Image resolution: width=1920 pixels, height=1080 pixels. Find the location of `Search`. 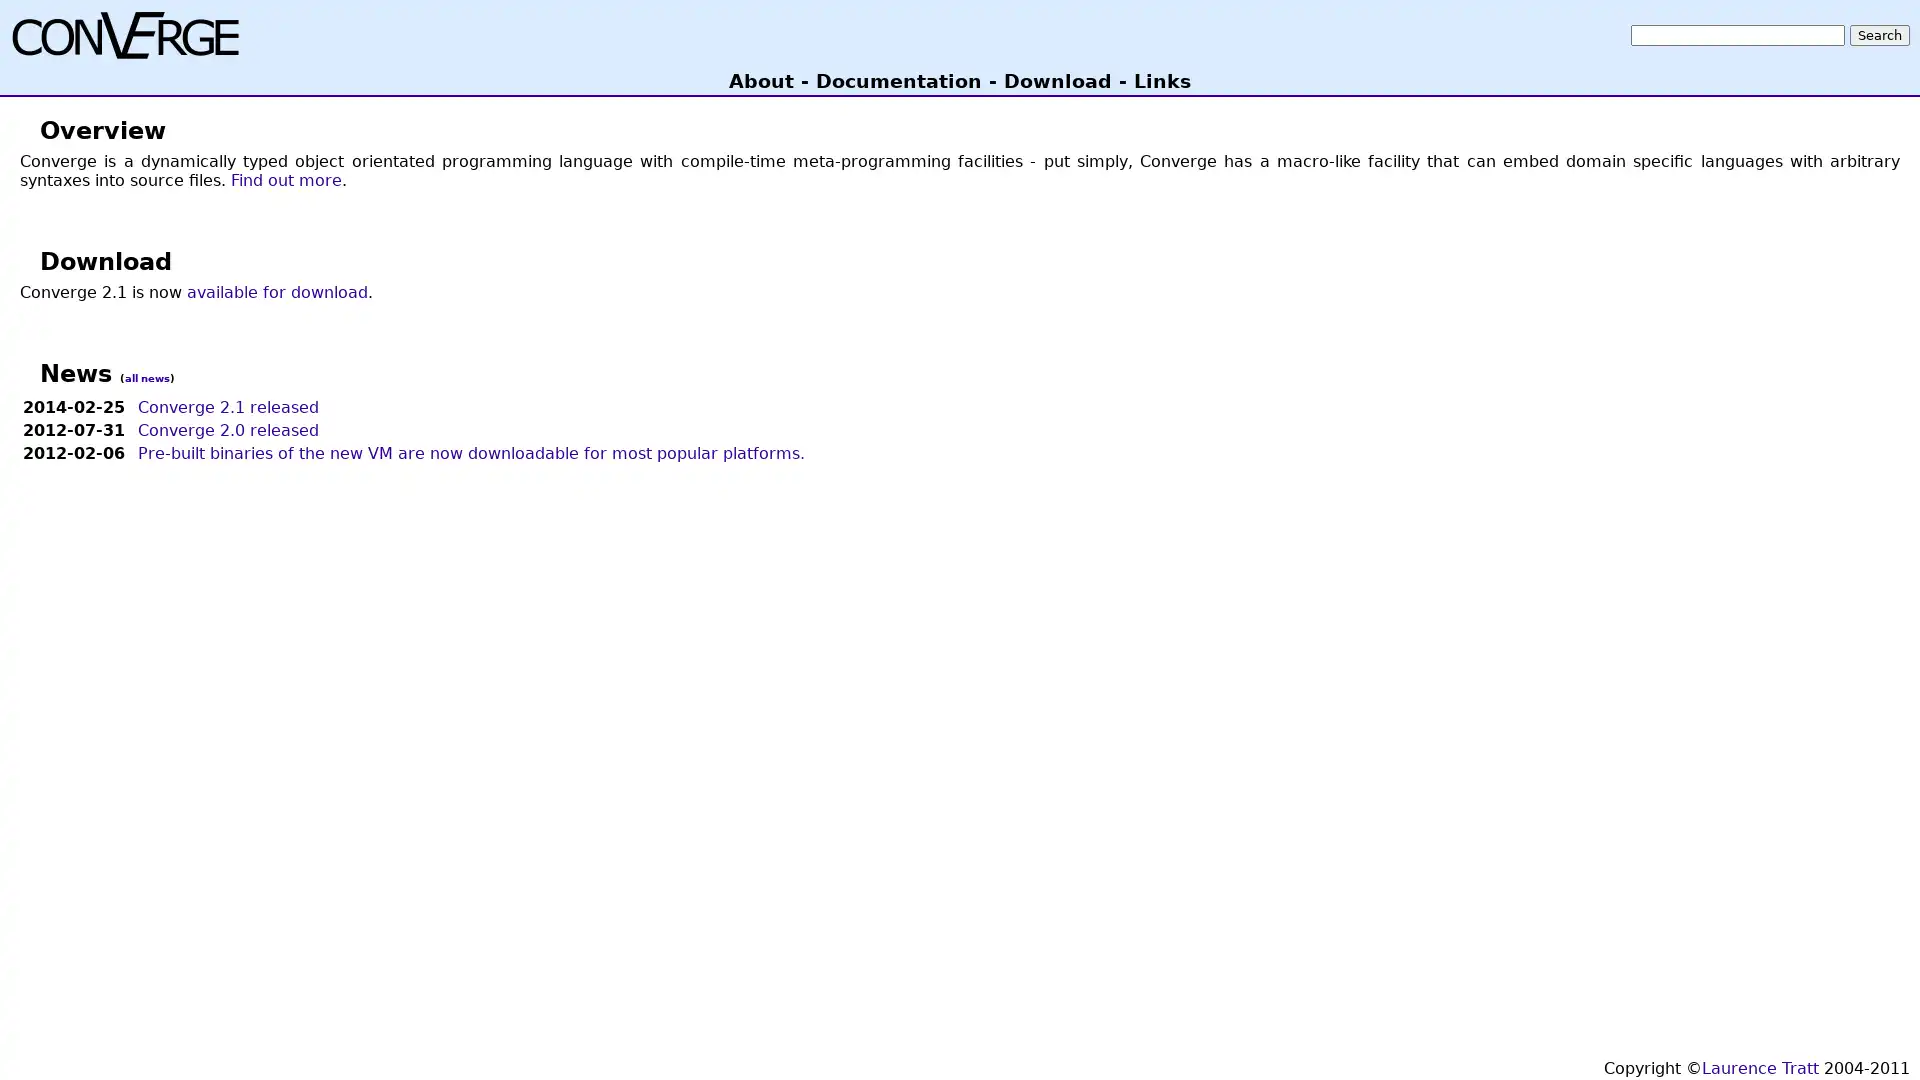

Search is located at coordinates (1879, 34).